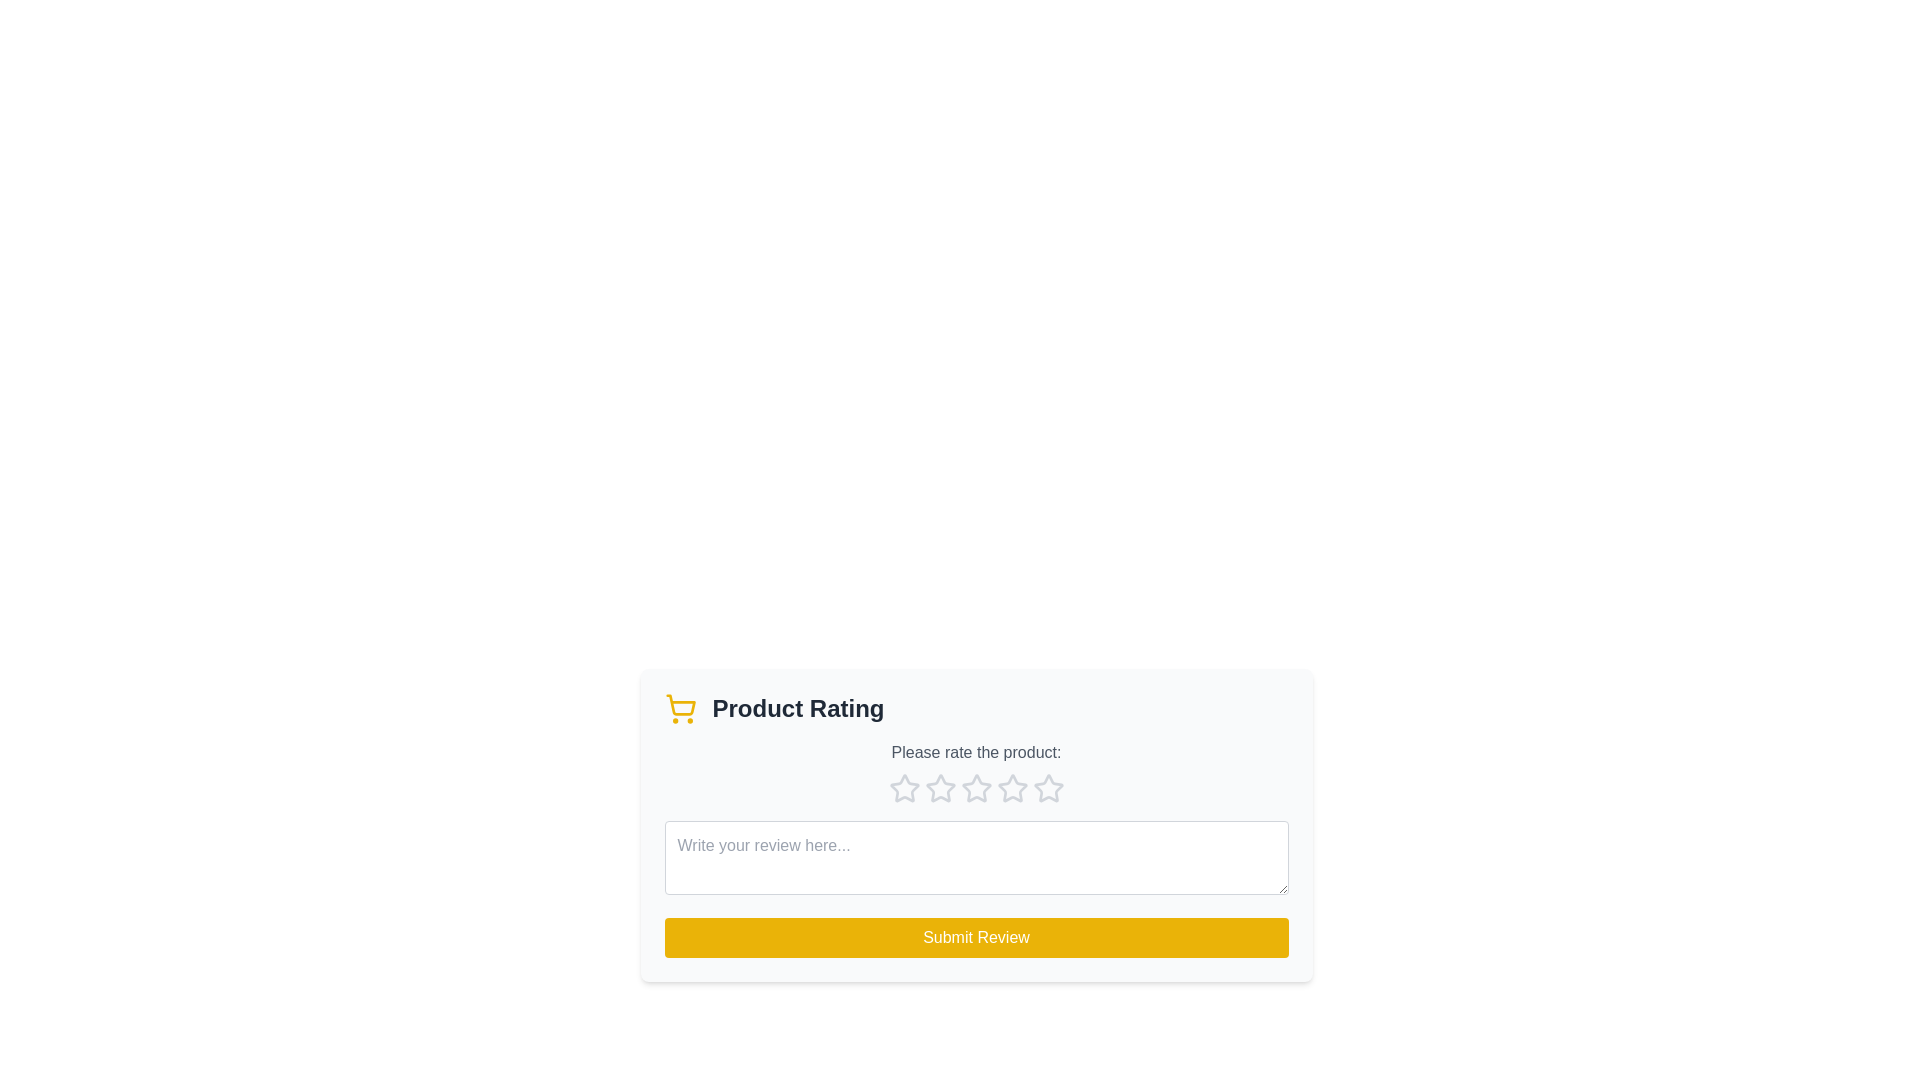  What do you see at coordinates (1012, 788) in the screenshot?
I see `the sixth star icon in the product rating interface` at bounding box center [1012, 788].